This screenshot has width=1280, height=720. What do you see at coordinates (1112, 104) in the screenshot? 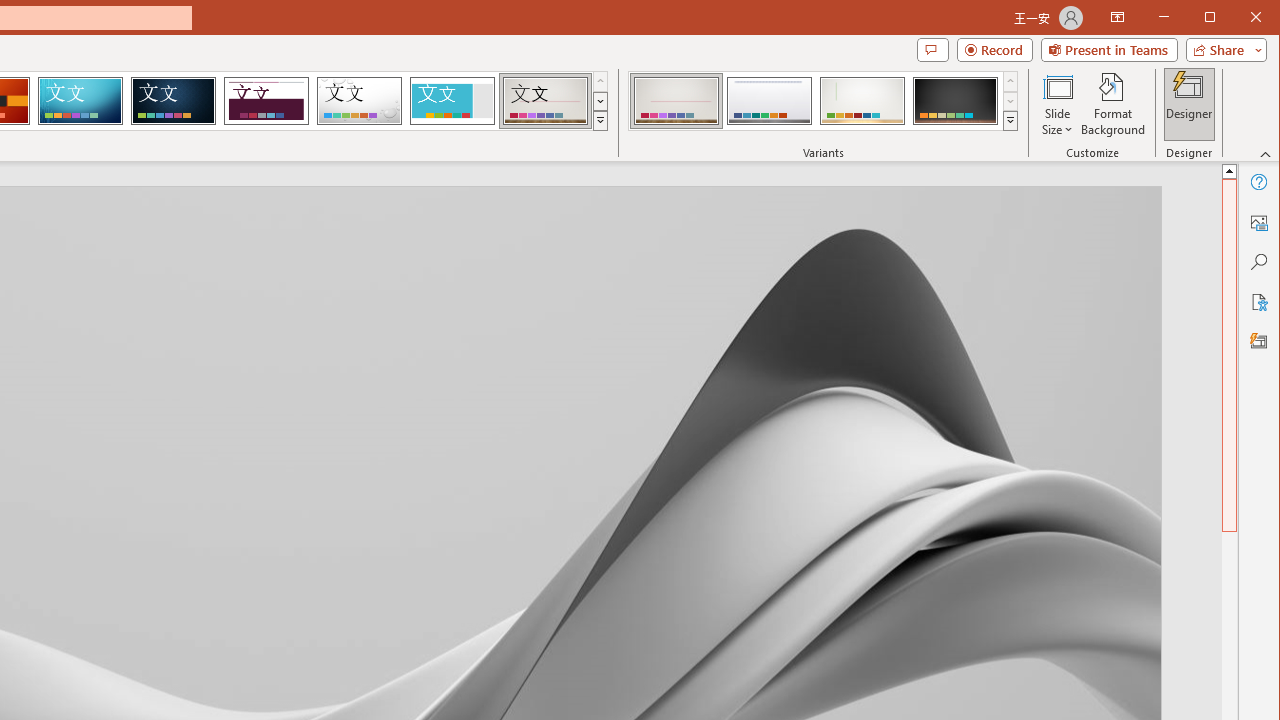
I see `'Format Background'` at bounding box center [1112, 104].